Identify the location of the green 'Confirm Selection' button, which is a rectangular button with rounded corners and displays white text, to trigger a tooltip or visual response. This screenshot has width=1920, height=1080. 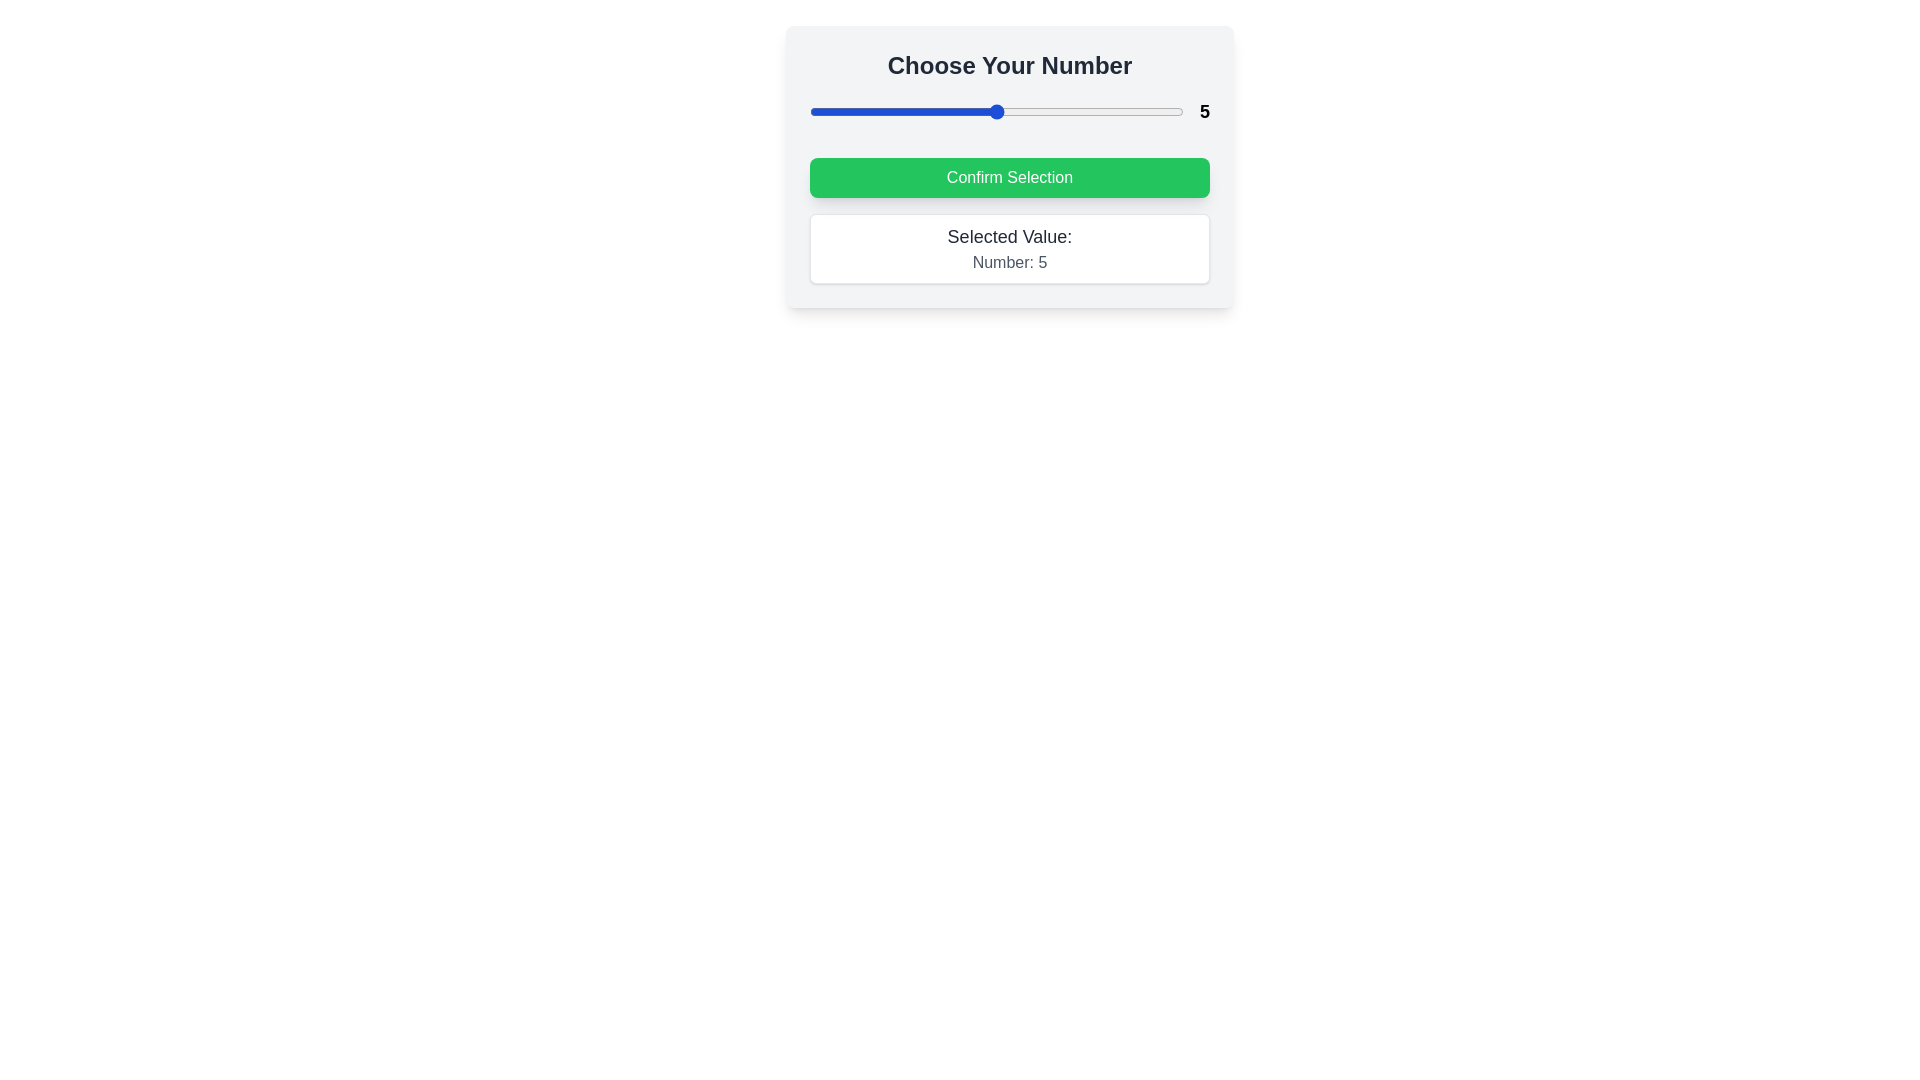
(1009, 165).